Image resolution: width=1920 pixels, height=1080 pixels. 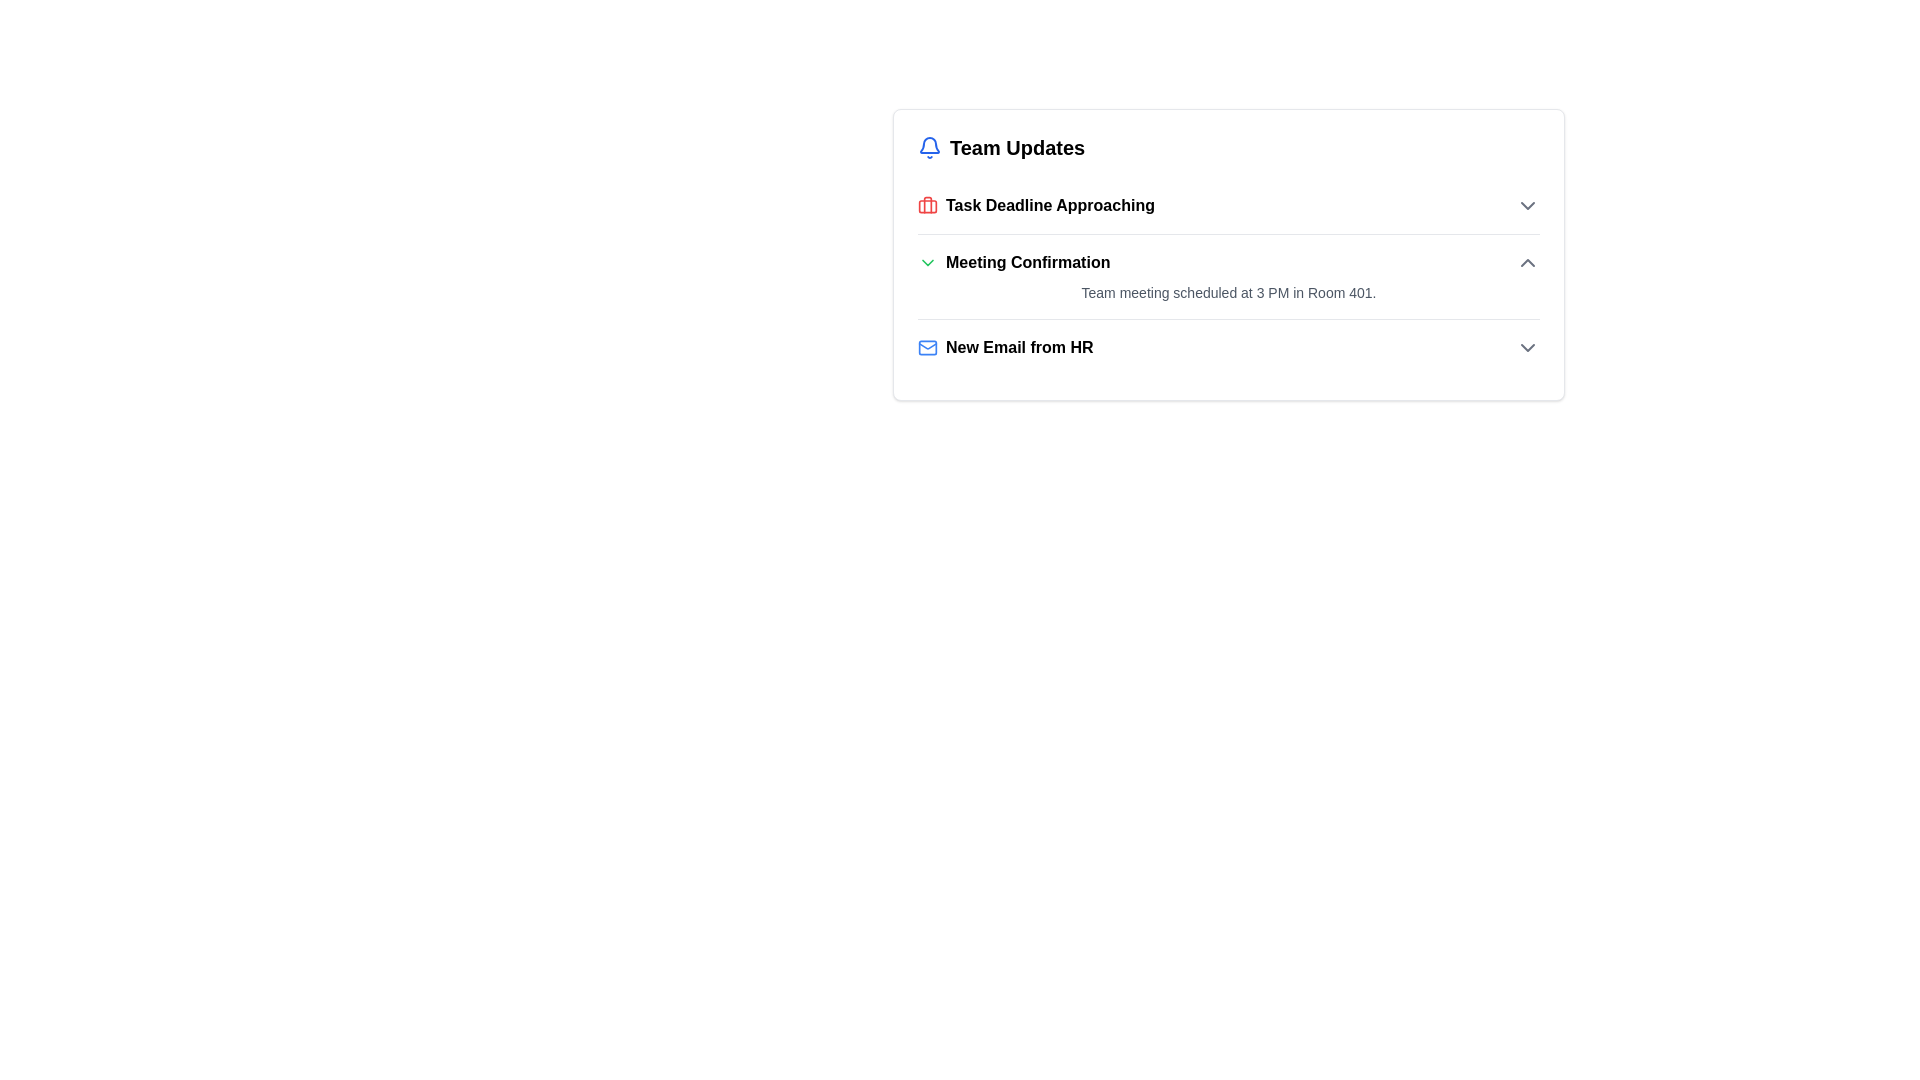 I want to click on the 'Meeting Confirmation' title bar, which is the second item in the list of updates under 'Team Updates.', so click(x=1227, y=261).